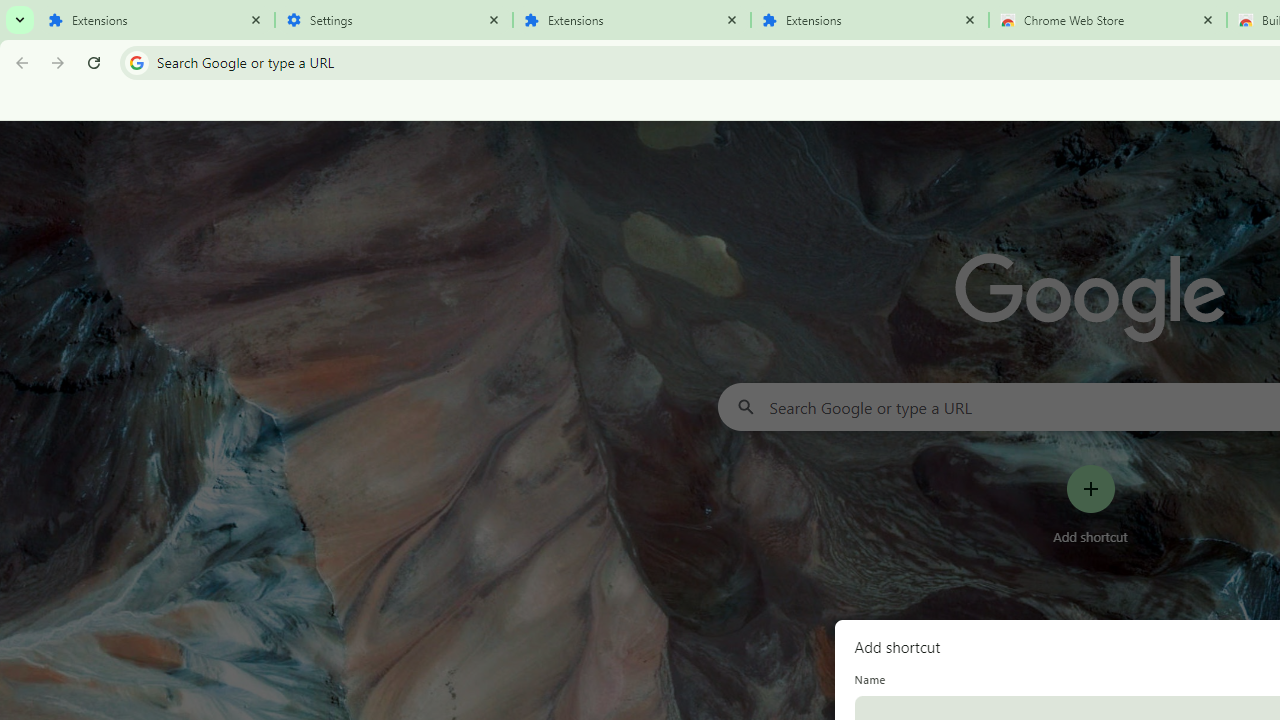 This screenshot has width=1280, height=720. Describe the element at coordinates (20, 20) in the screenshot. I see `'Search tabs'` at that location.